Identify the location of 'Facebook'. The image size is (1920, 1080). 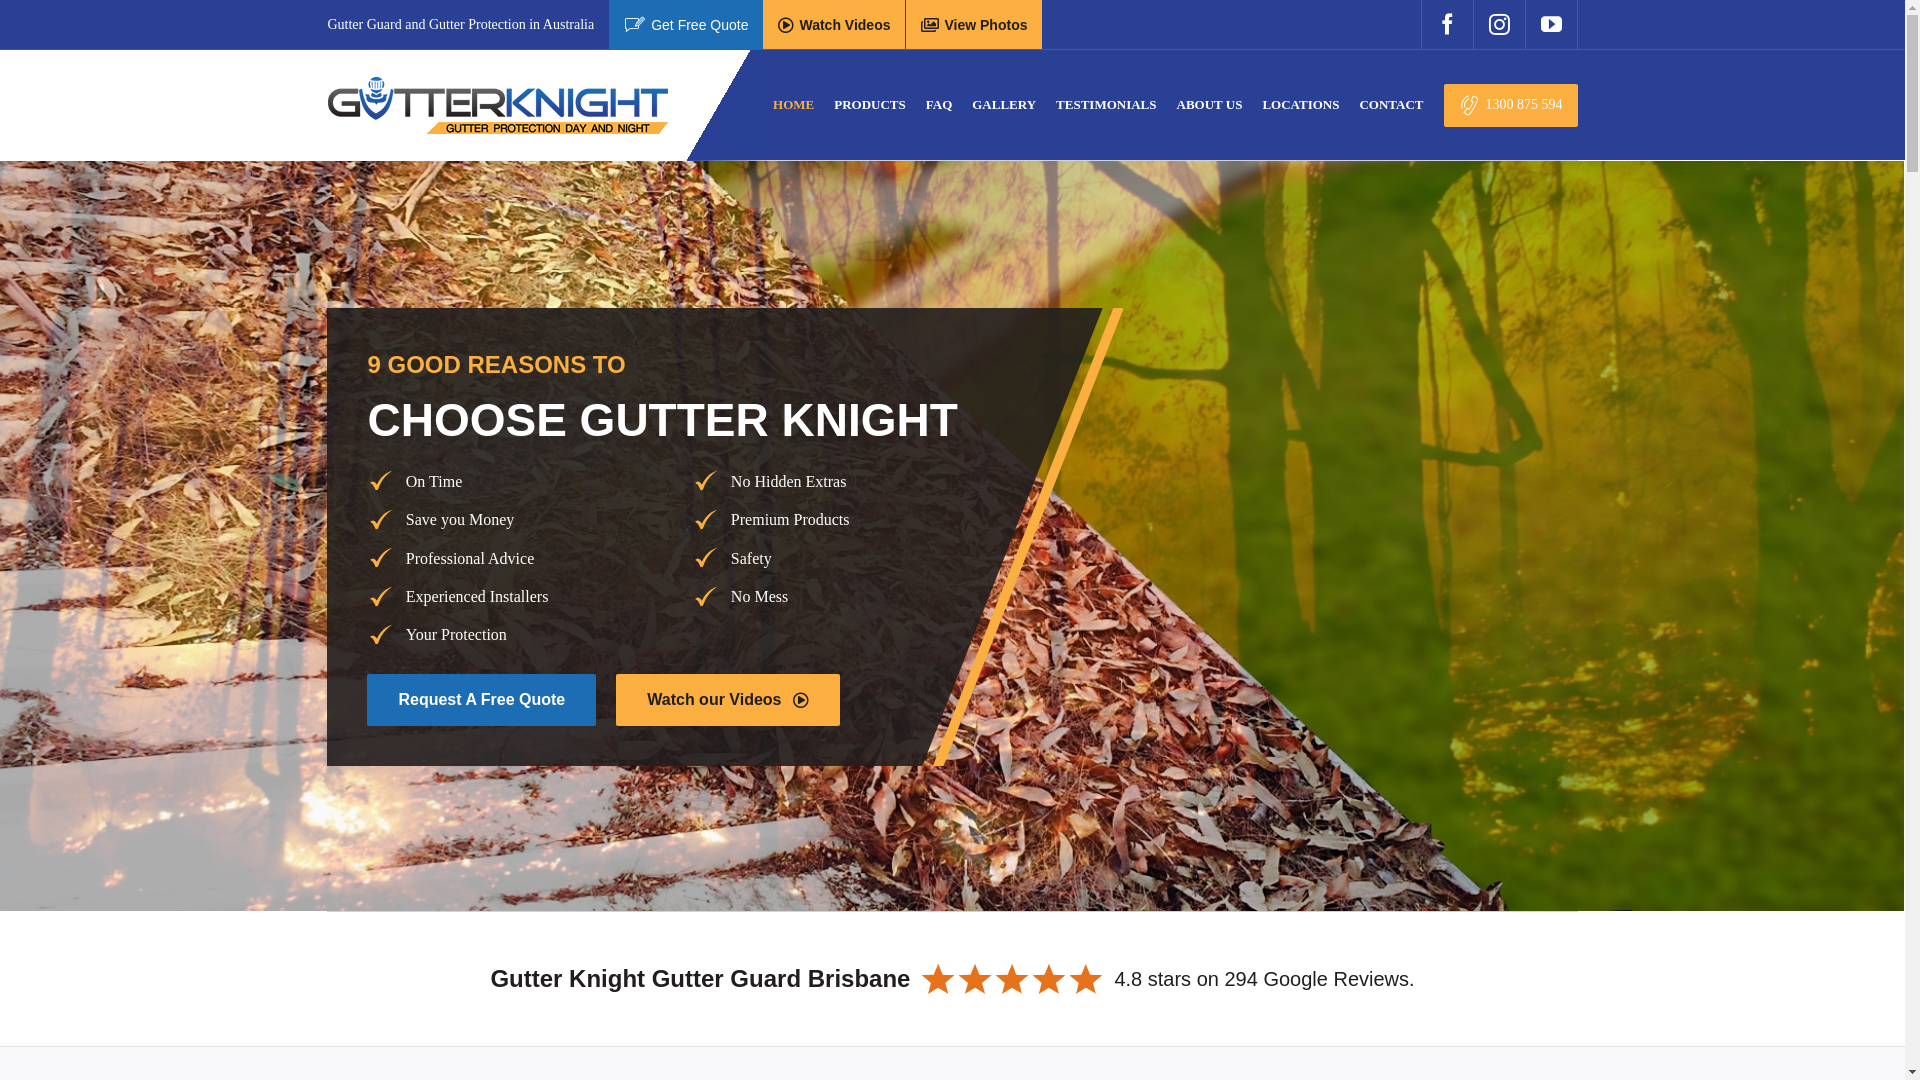
(1446, 24).